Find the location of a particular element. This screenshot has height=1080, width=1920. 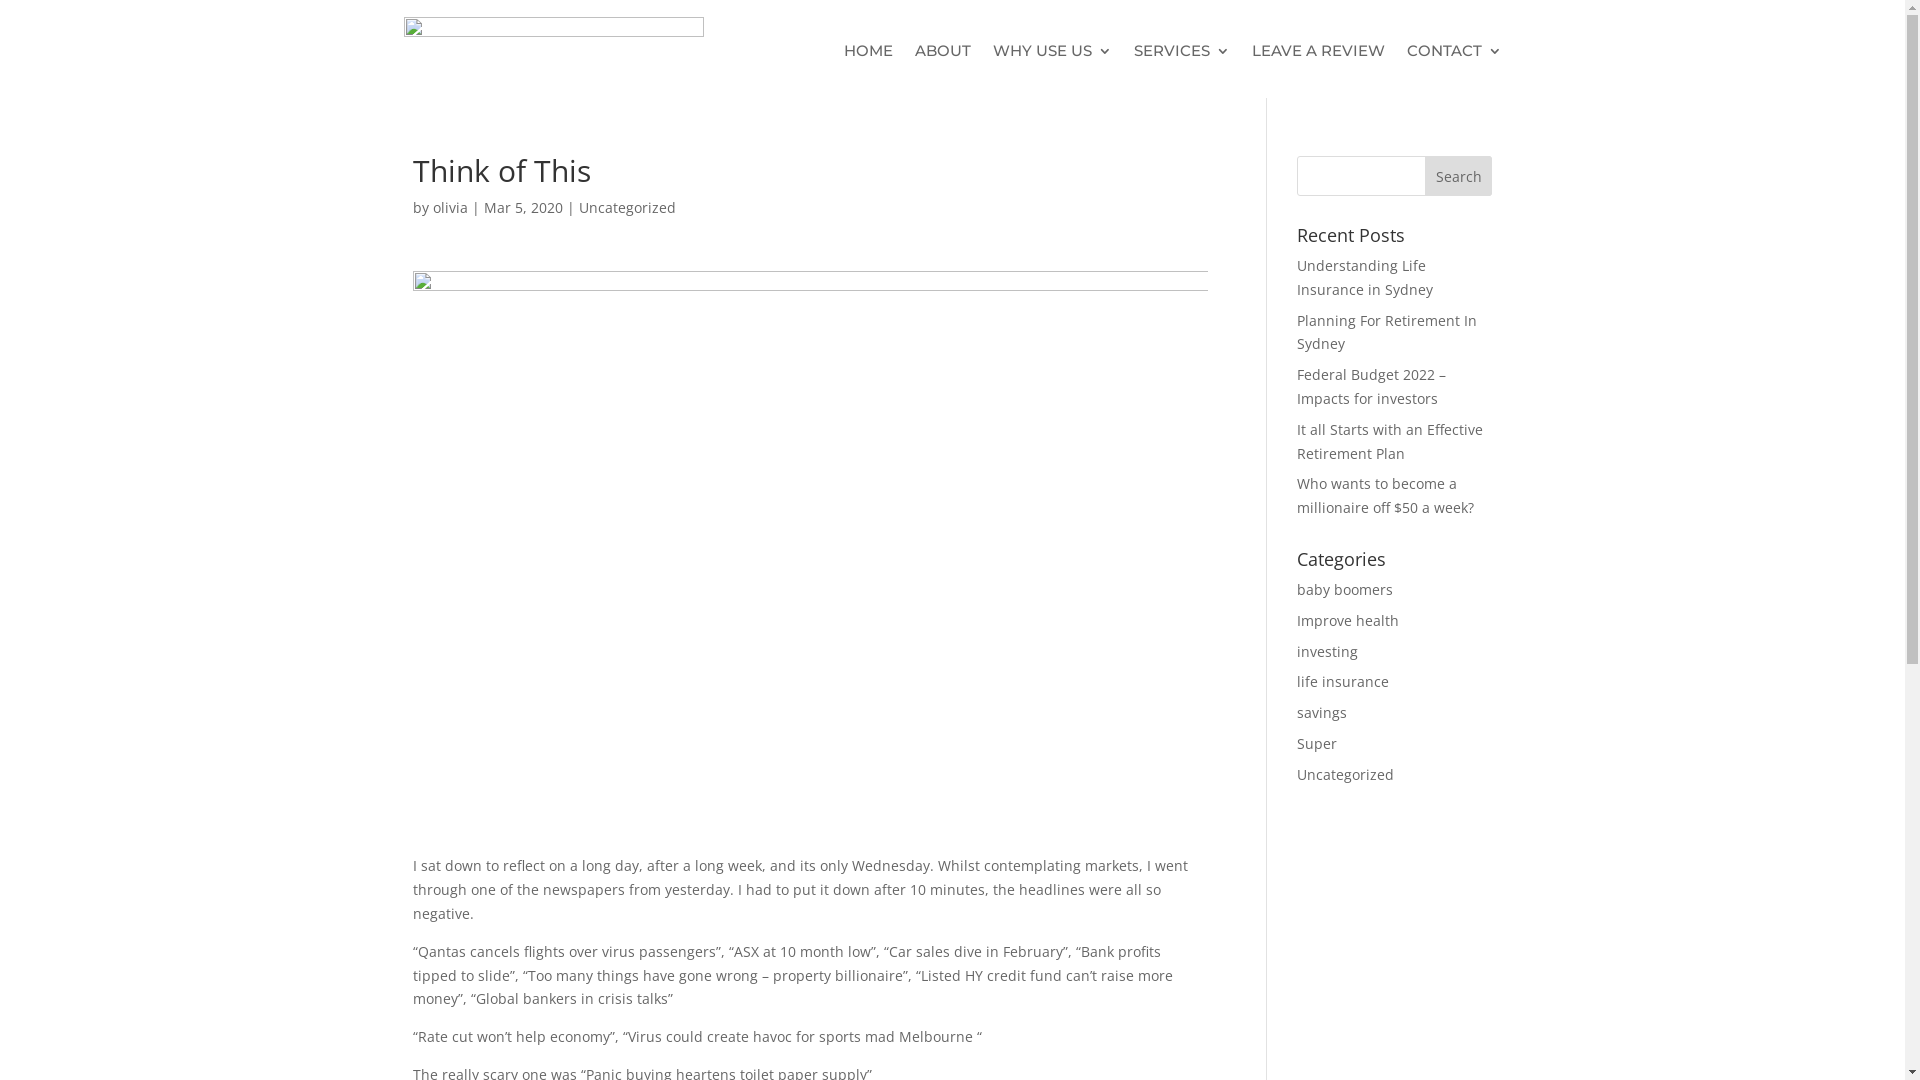

'life insurance' is located at coordinates (1343, 680).